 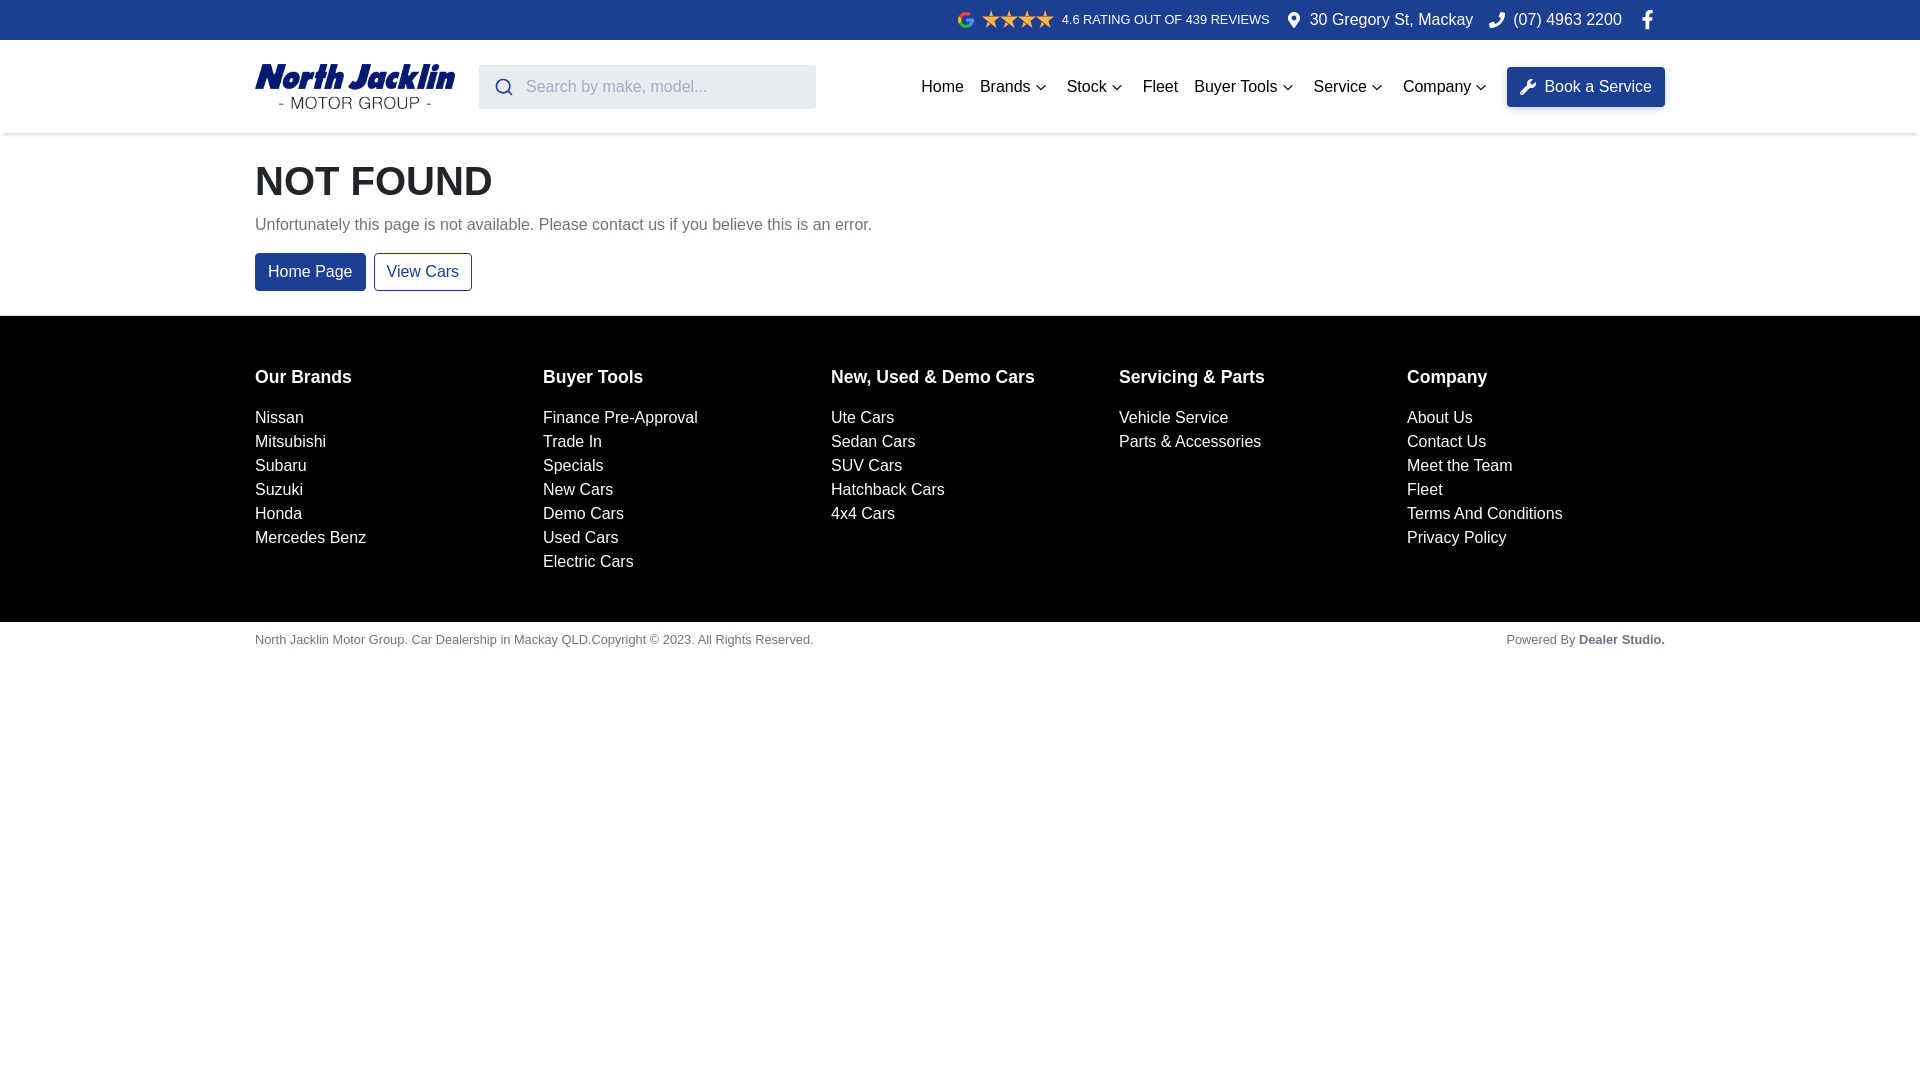 What do you see at coordinates (289, 440) in the screenshot?
I see `'Mitsubishi'` at bounding box center [289, 440].